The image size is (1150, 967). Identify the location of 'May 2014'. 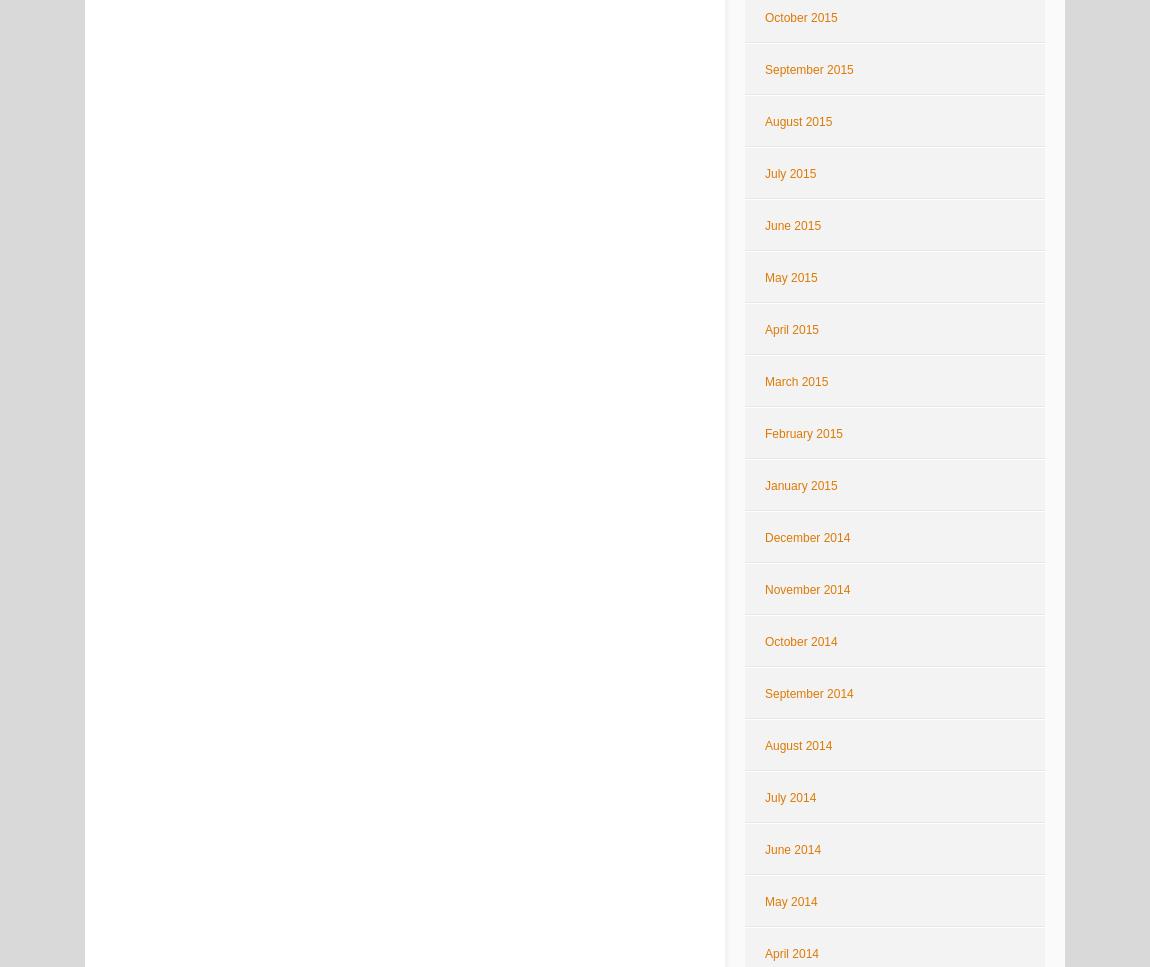
(789, 902).